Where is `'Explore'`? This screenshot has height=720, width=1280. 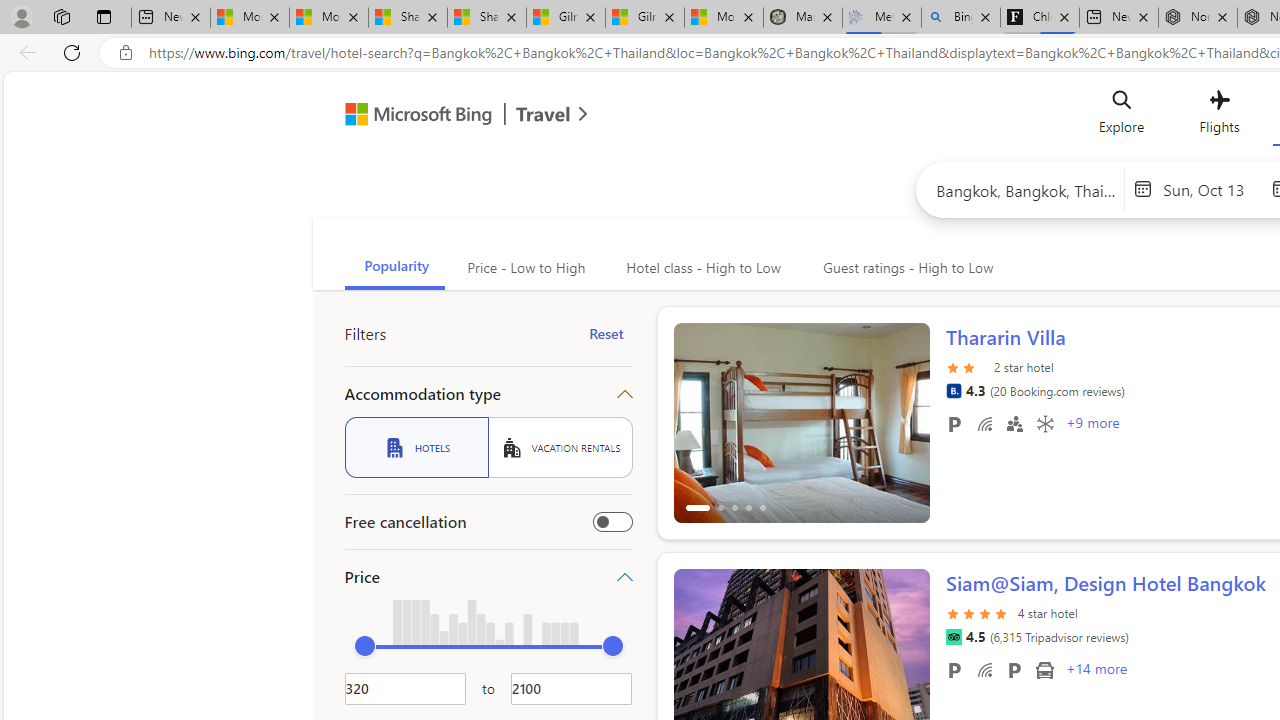 'Explore' is located at coordinates (1121, 117).